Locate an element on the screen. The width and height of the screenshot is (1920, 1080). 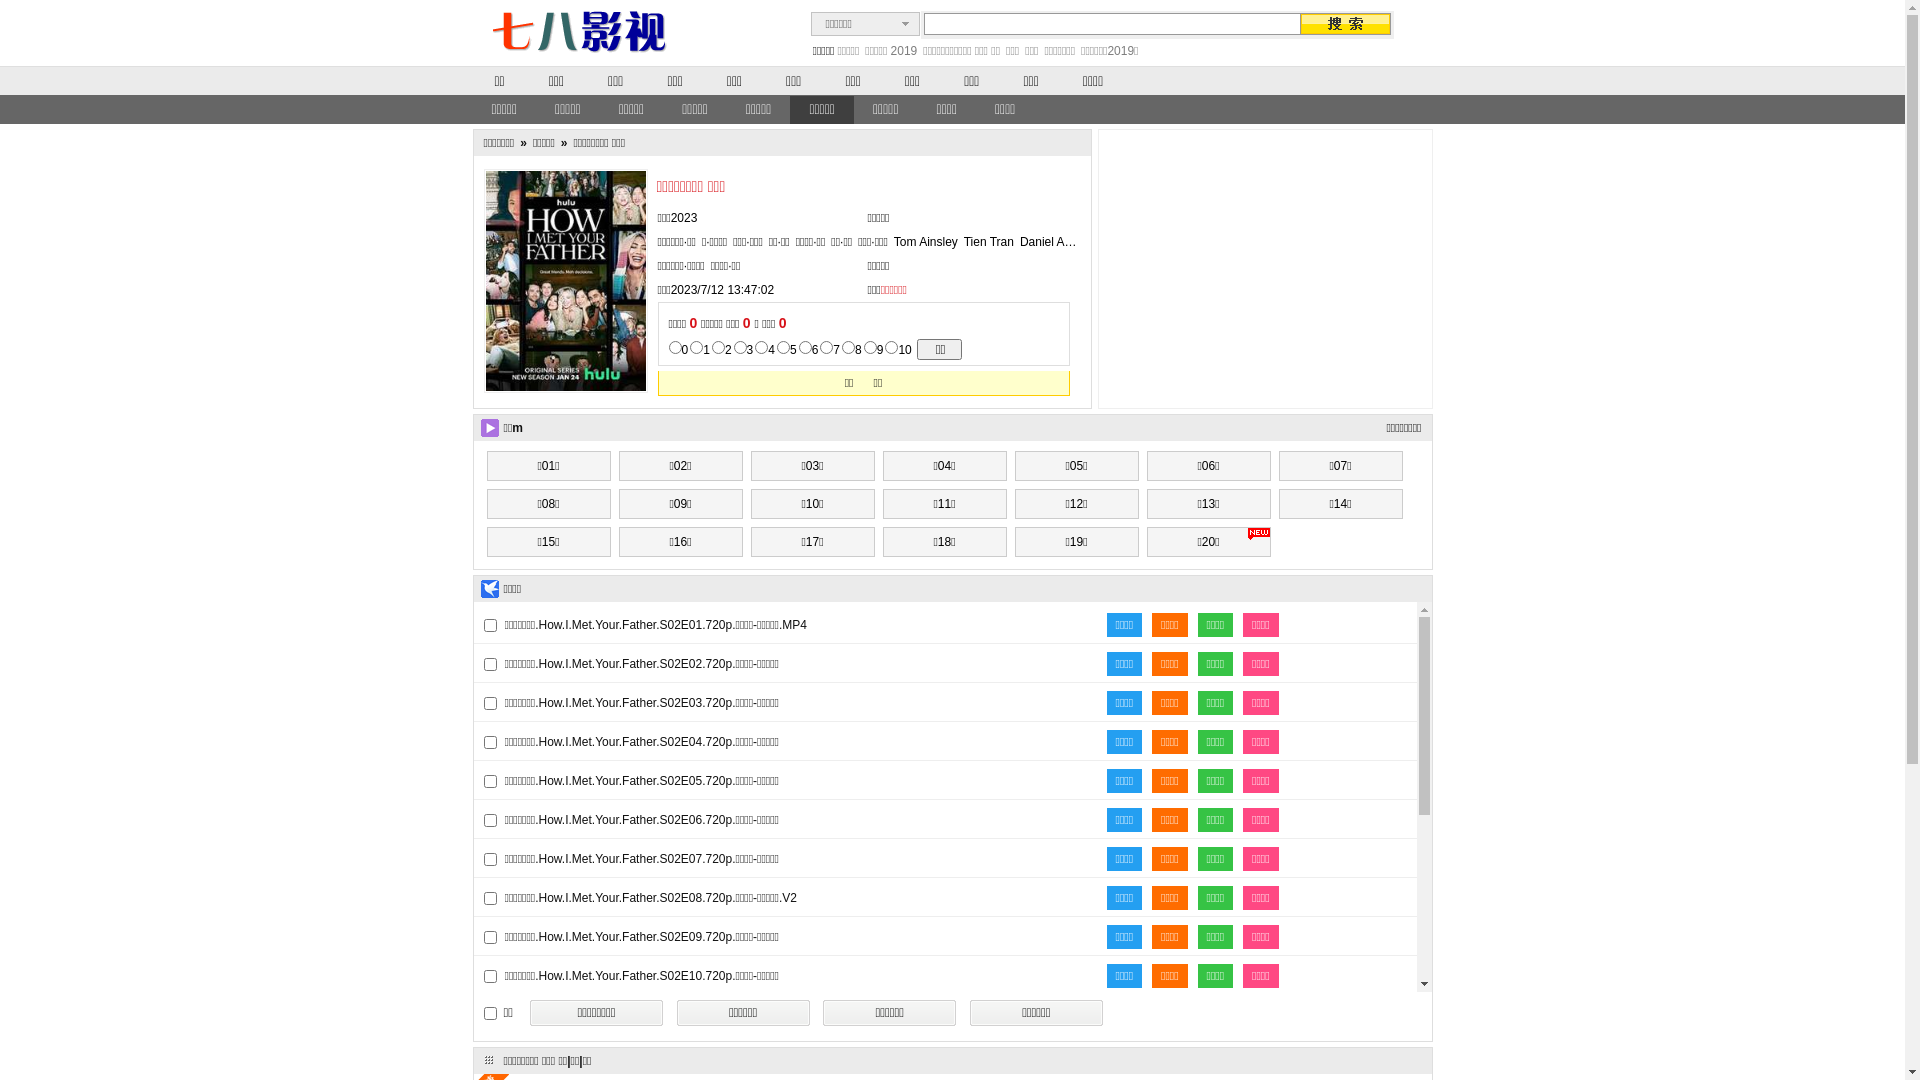
'Tom Ainsley' is located at coordinates (925, 241).